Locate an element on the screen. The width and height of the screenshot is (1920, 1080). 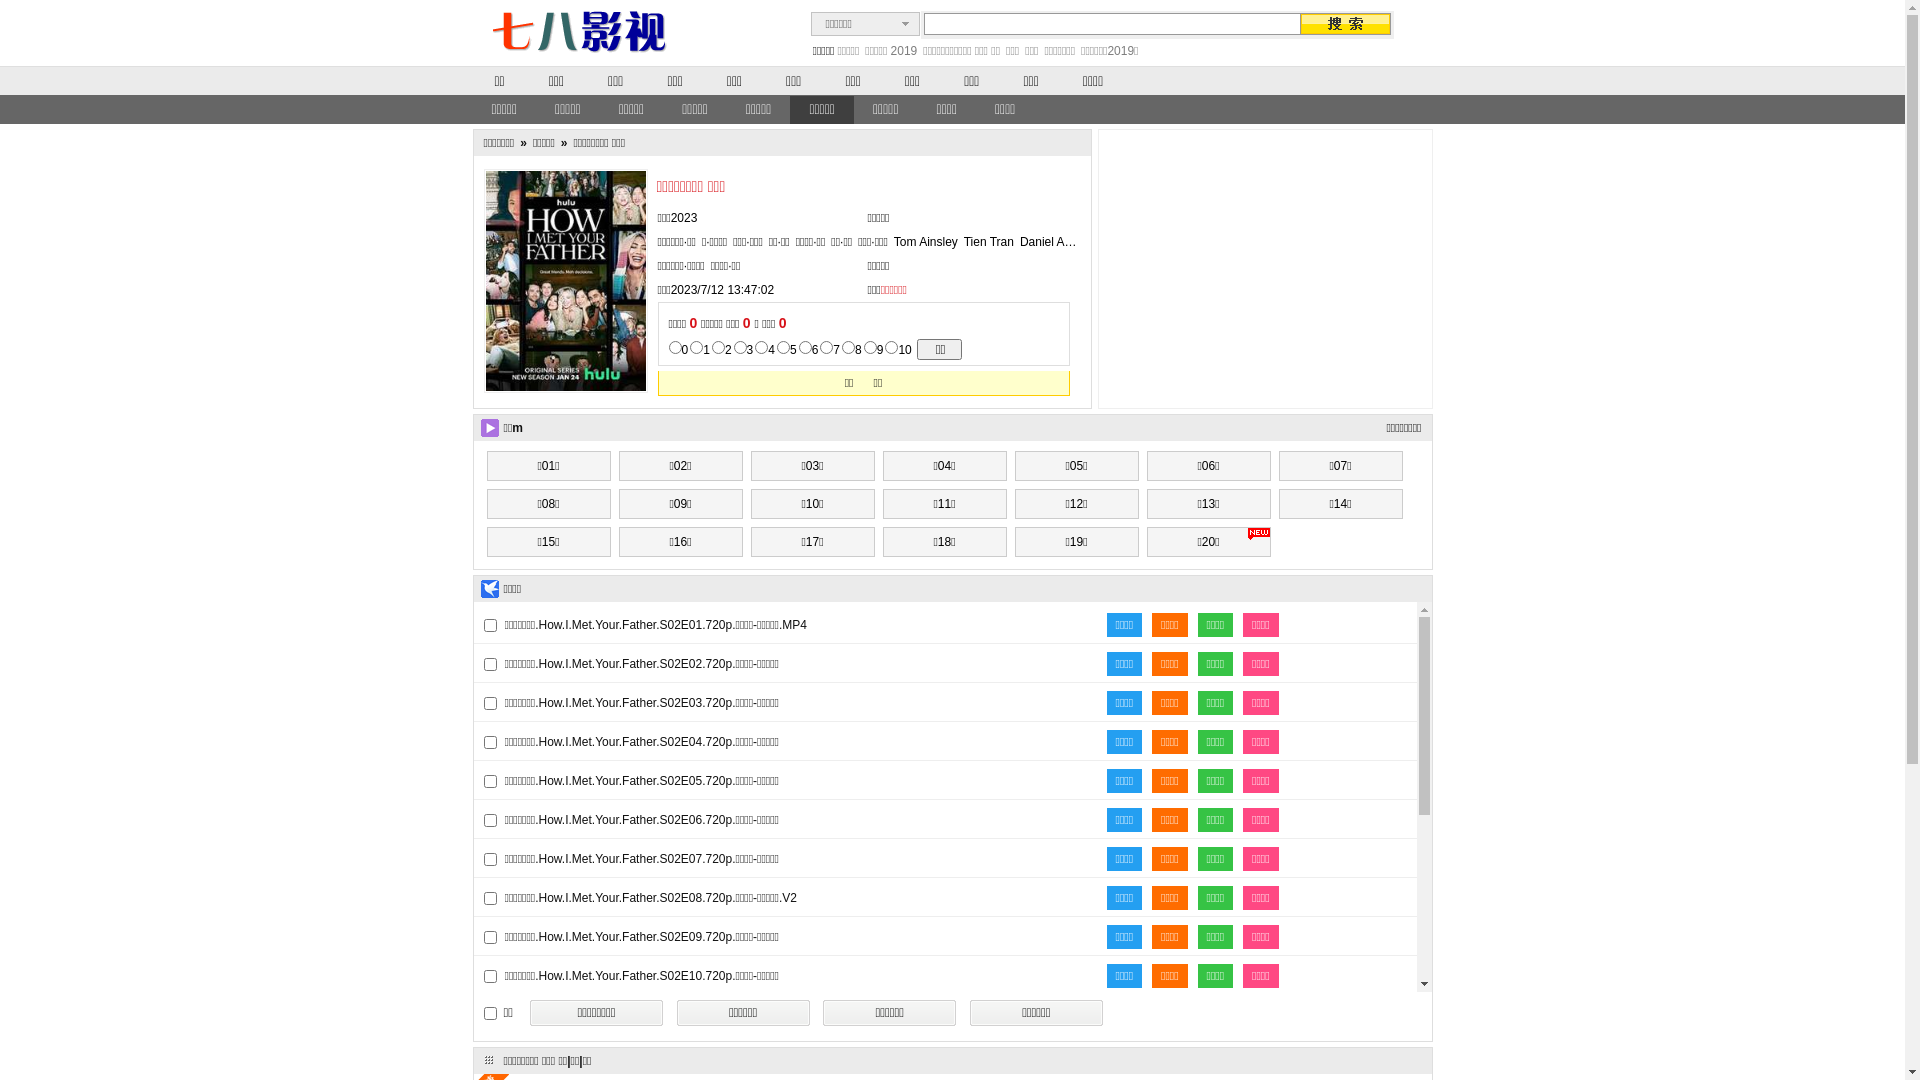
'Tom Ainsley' is located at coordinates (925, 241).